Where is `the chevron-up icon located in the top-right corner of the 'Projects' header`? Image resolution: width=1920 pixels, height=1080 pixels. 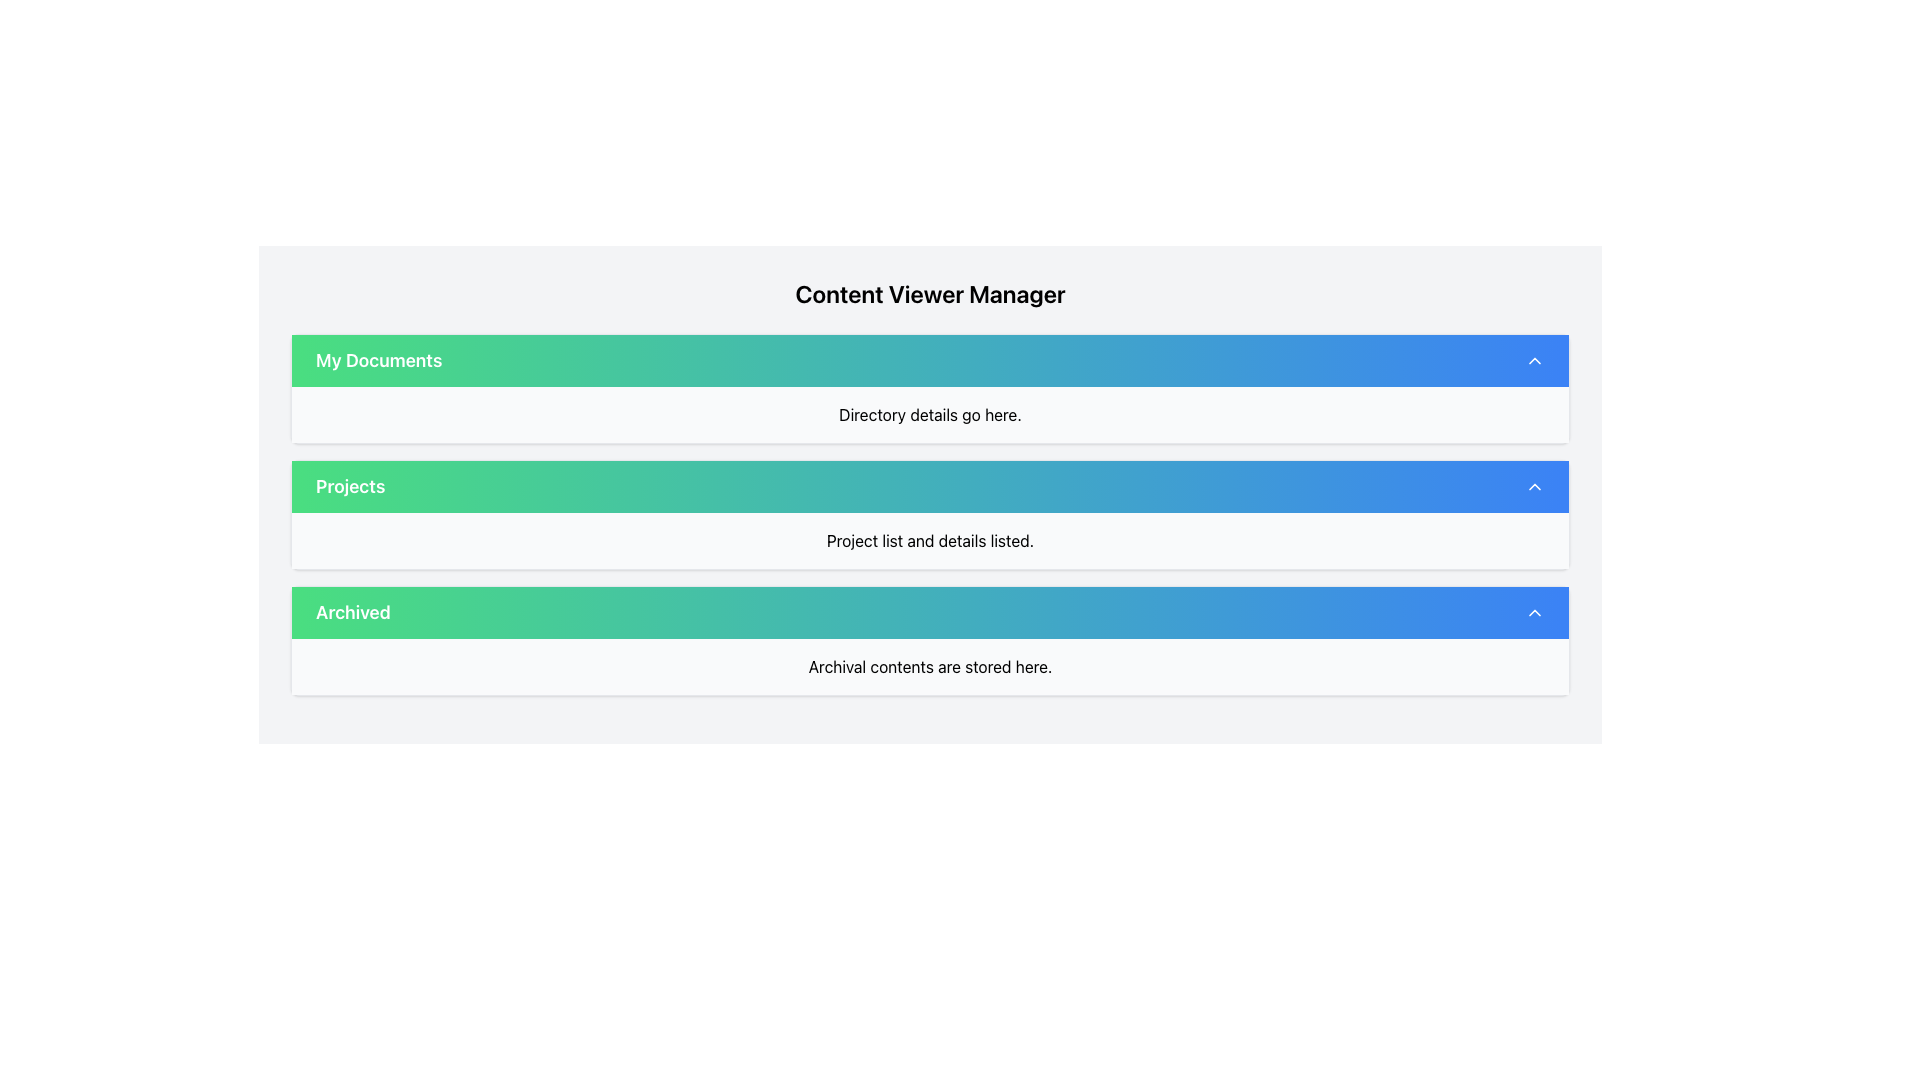
the chevron-up icon located in the top-right corner of the 'Projects' header is located at coordinates (1534, 486).